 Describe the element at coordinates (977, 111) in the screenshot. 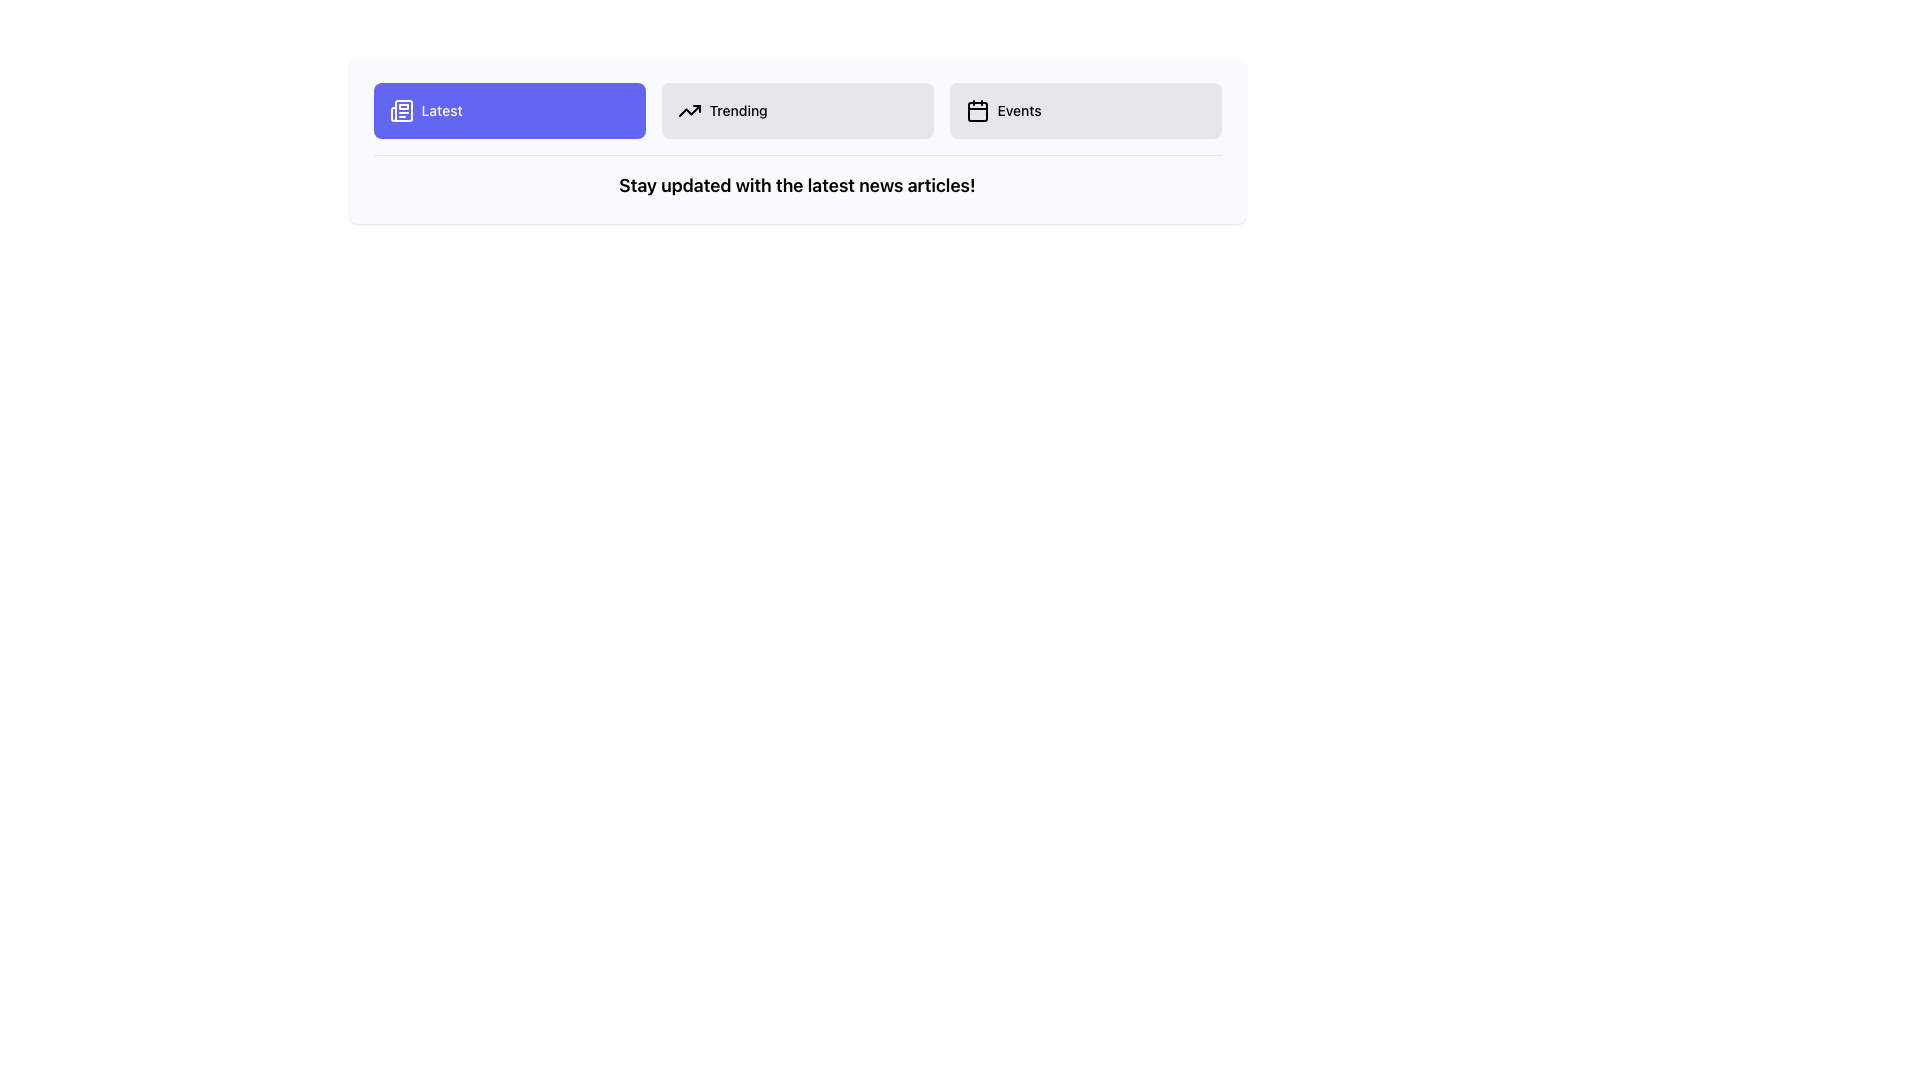

I see `the calendar icon, which is a square-shaped element with a black outline, located to the left of the 'Events' label in the horizontal navigation bar` at that location.